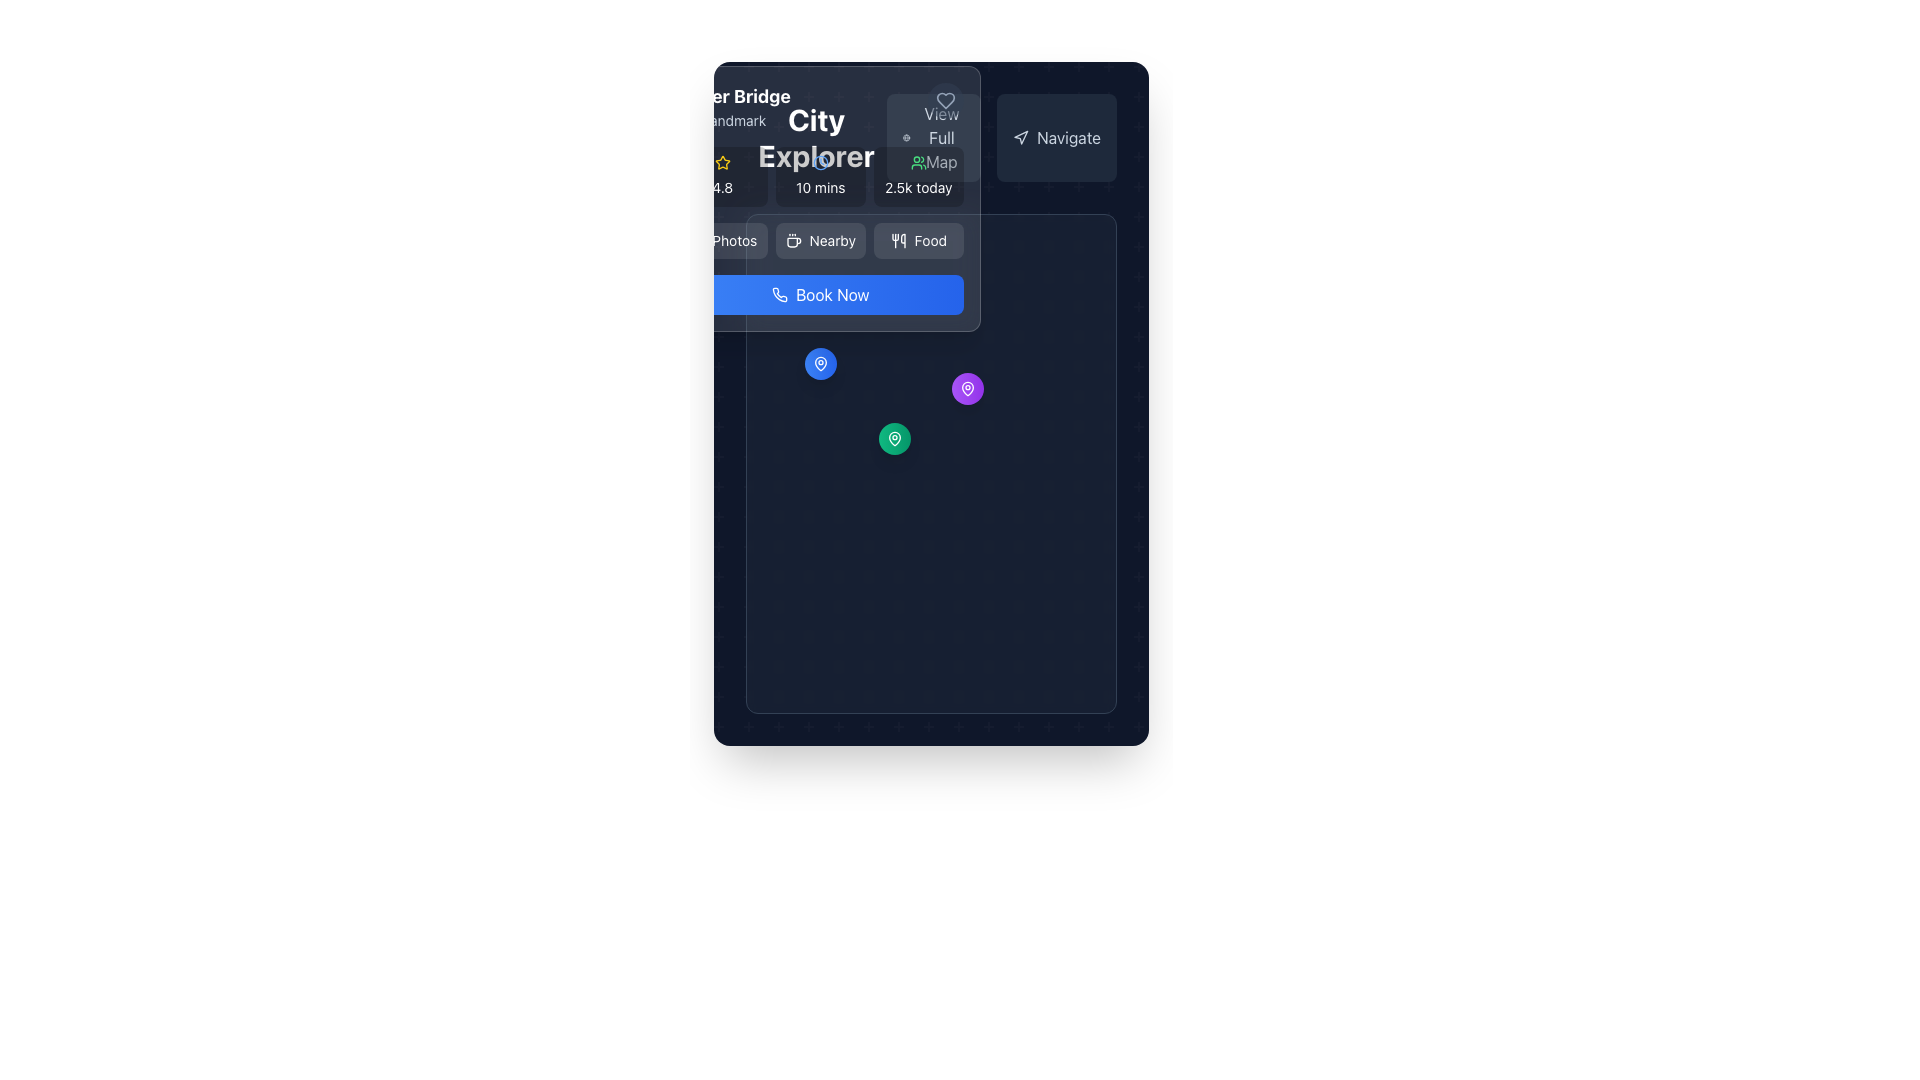 This screenshot has height=1080, width=1920. Describe the element at coordinates (820, 240) in the screenshot. I see `the 'Nearby' button, which is a rounded rectangular button located between 'Photos' and 'Food'` at that location.